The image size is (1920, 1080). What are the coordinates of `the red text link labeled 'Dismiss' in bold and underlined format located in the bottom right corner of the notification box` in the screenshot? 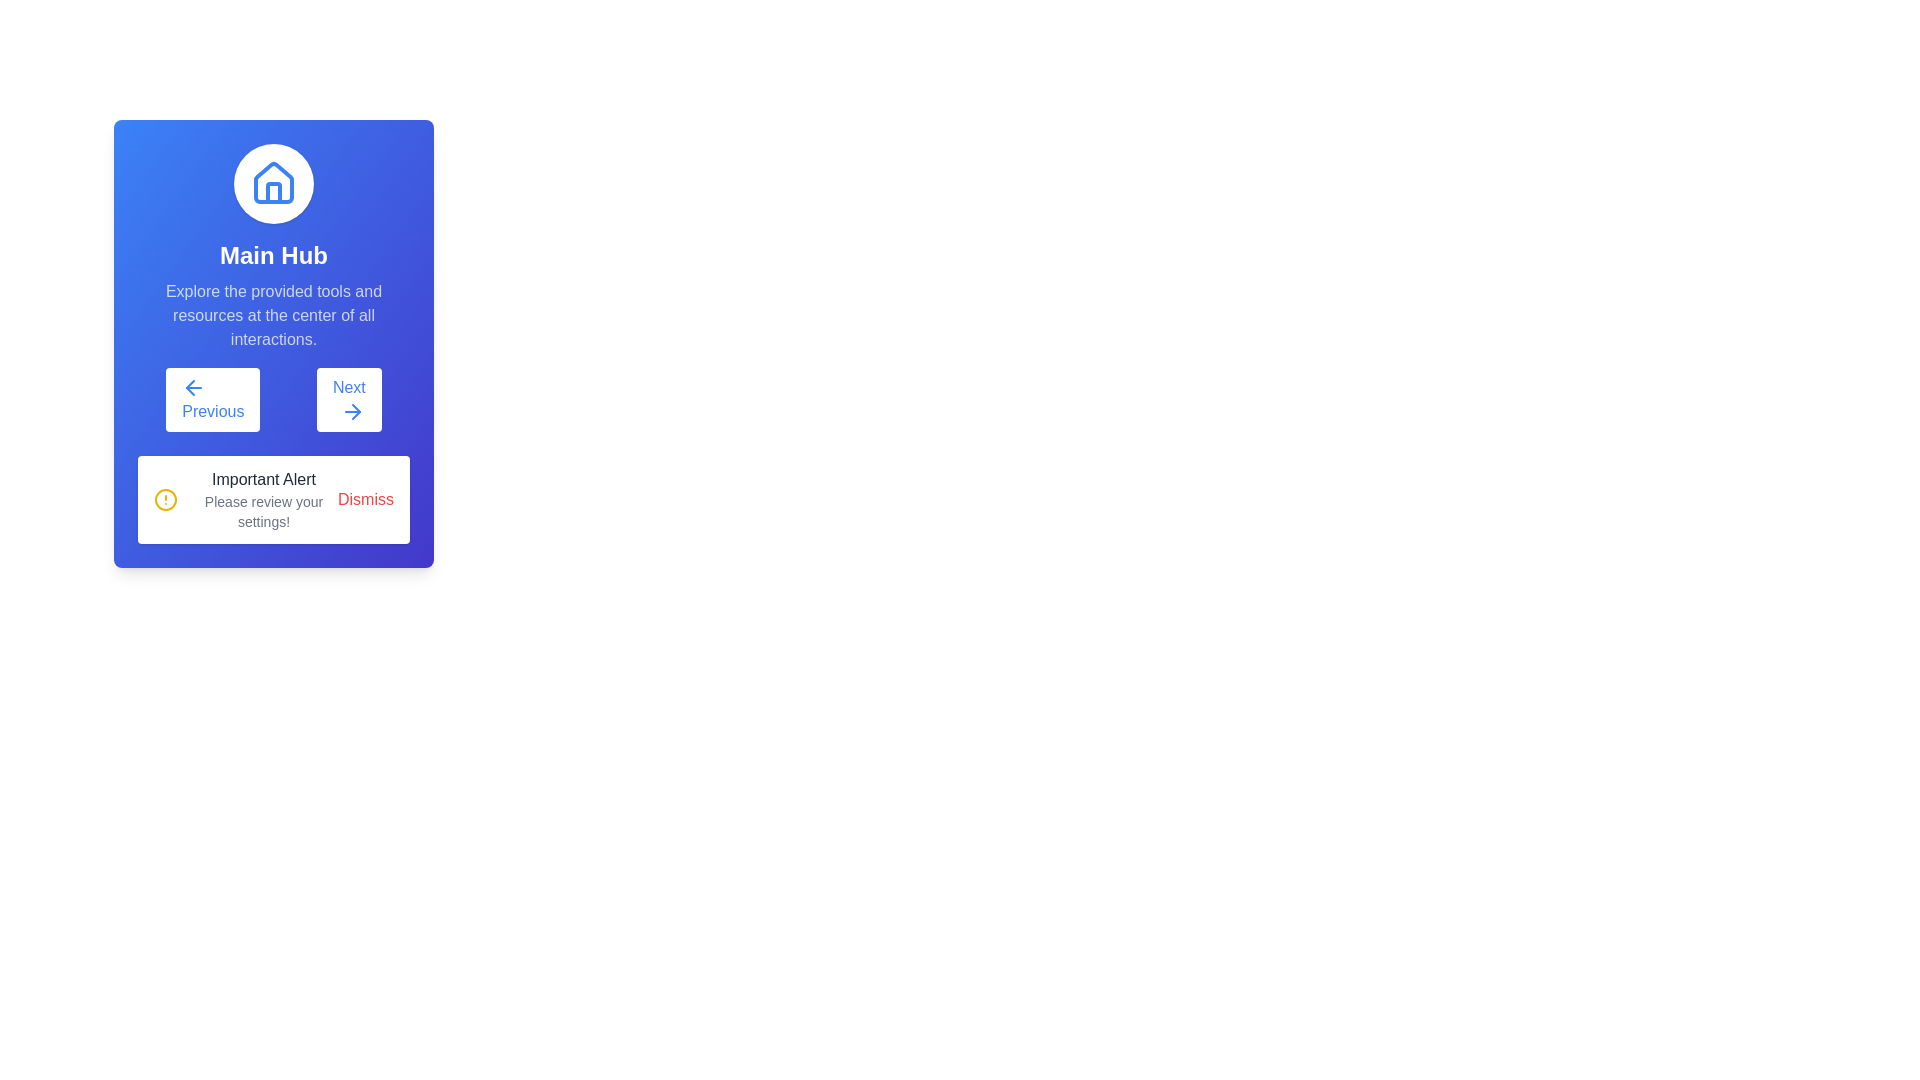 It's located at (365, 499).